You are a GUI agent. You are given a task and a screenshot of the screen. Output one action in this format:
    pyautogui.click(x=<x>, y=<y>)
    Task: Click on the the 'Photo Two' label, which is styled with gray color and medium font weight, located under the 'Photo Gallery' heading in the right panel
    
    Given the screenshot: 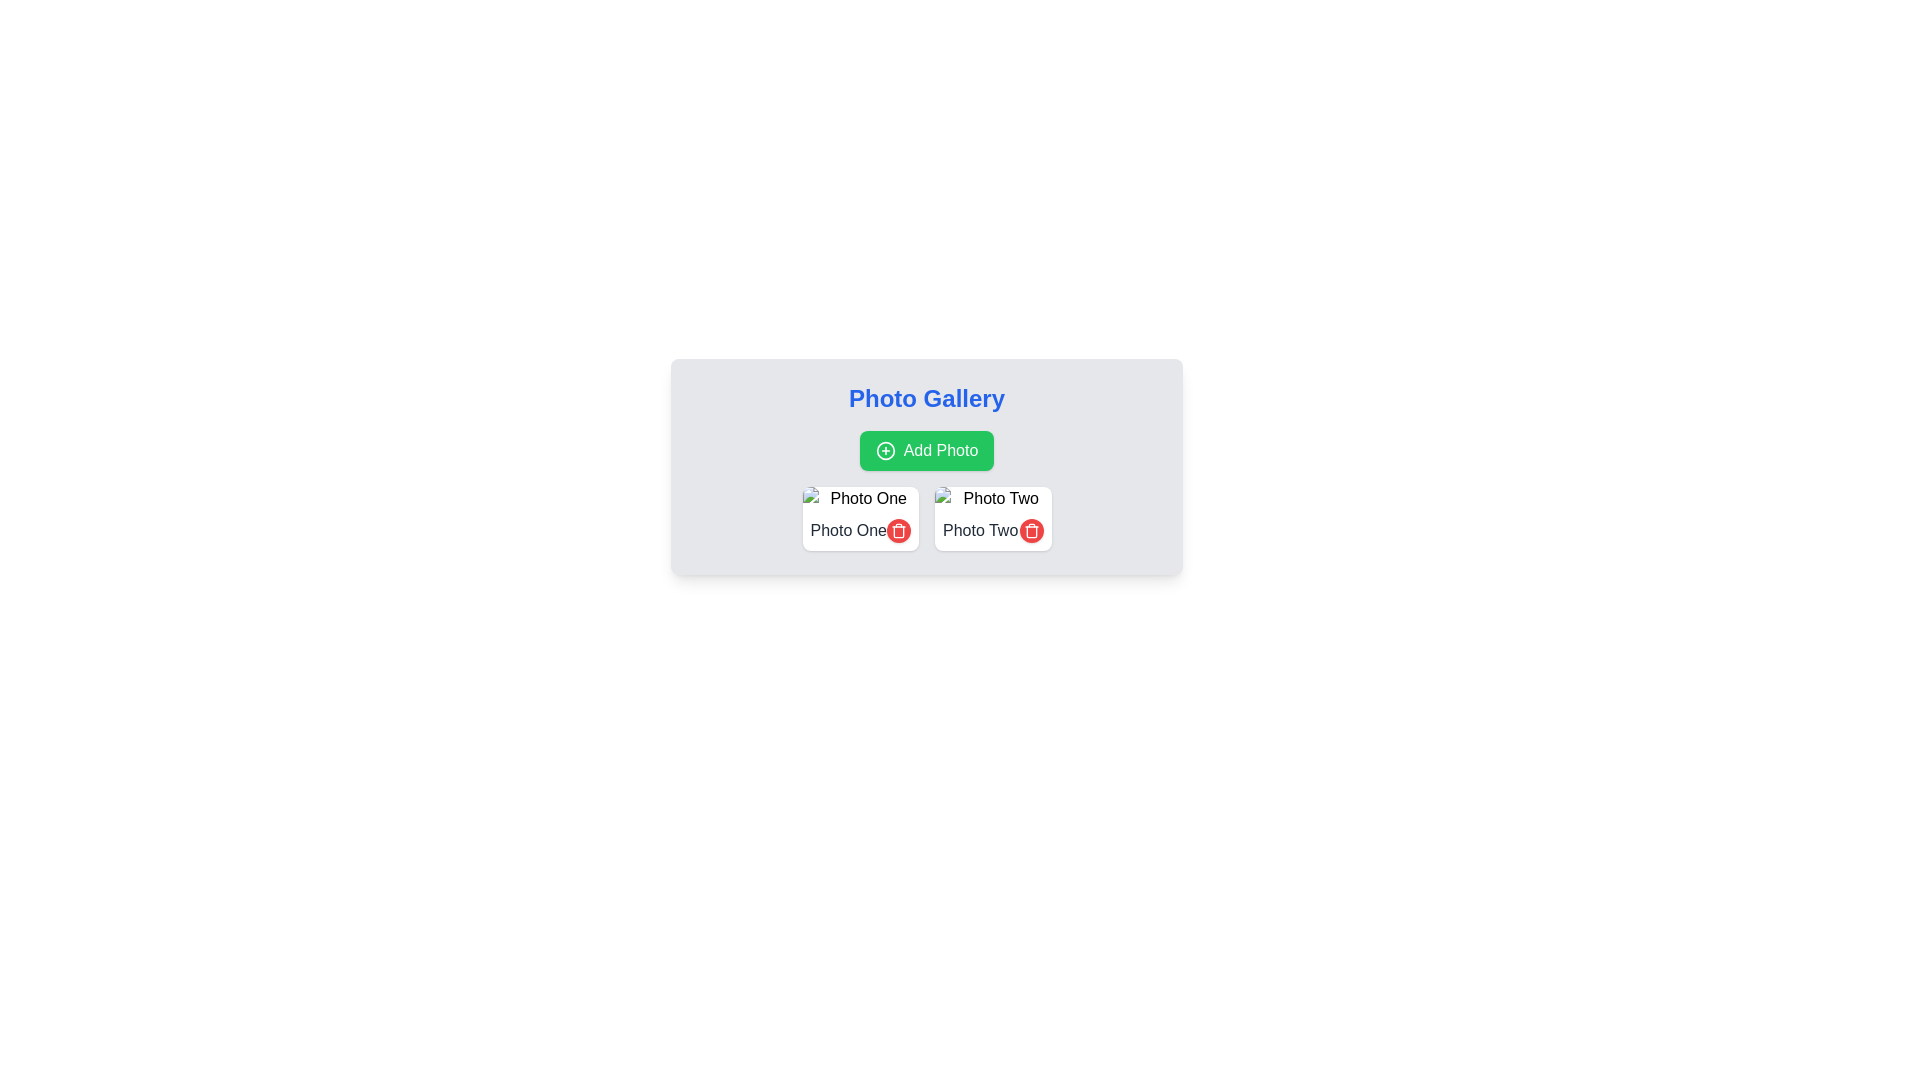 What is the action you would take?
    pyautogui.click(x=980, y=530)
    